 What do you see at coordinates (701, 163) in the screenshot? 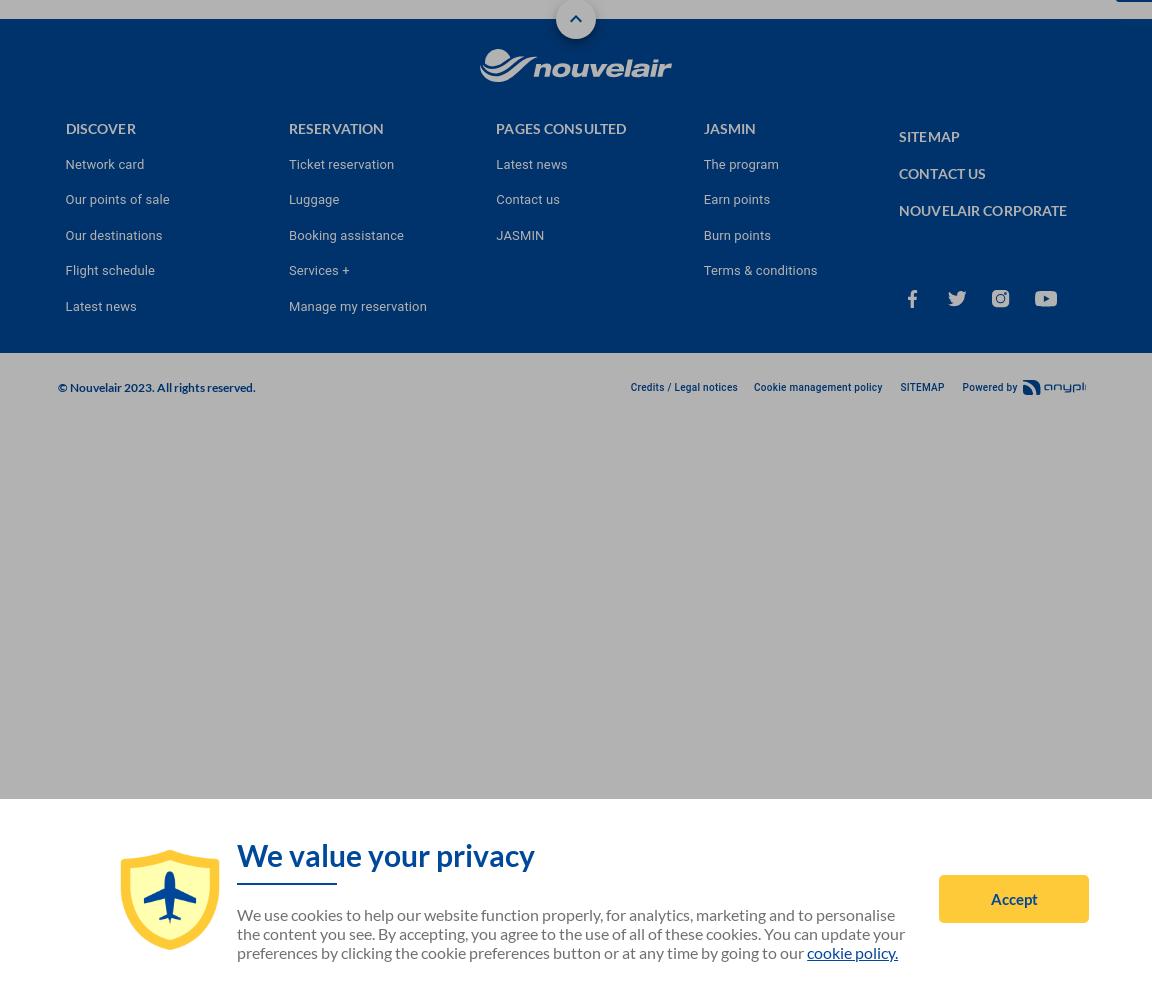
I see `'The program'` at bounding box center [701, 163].